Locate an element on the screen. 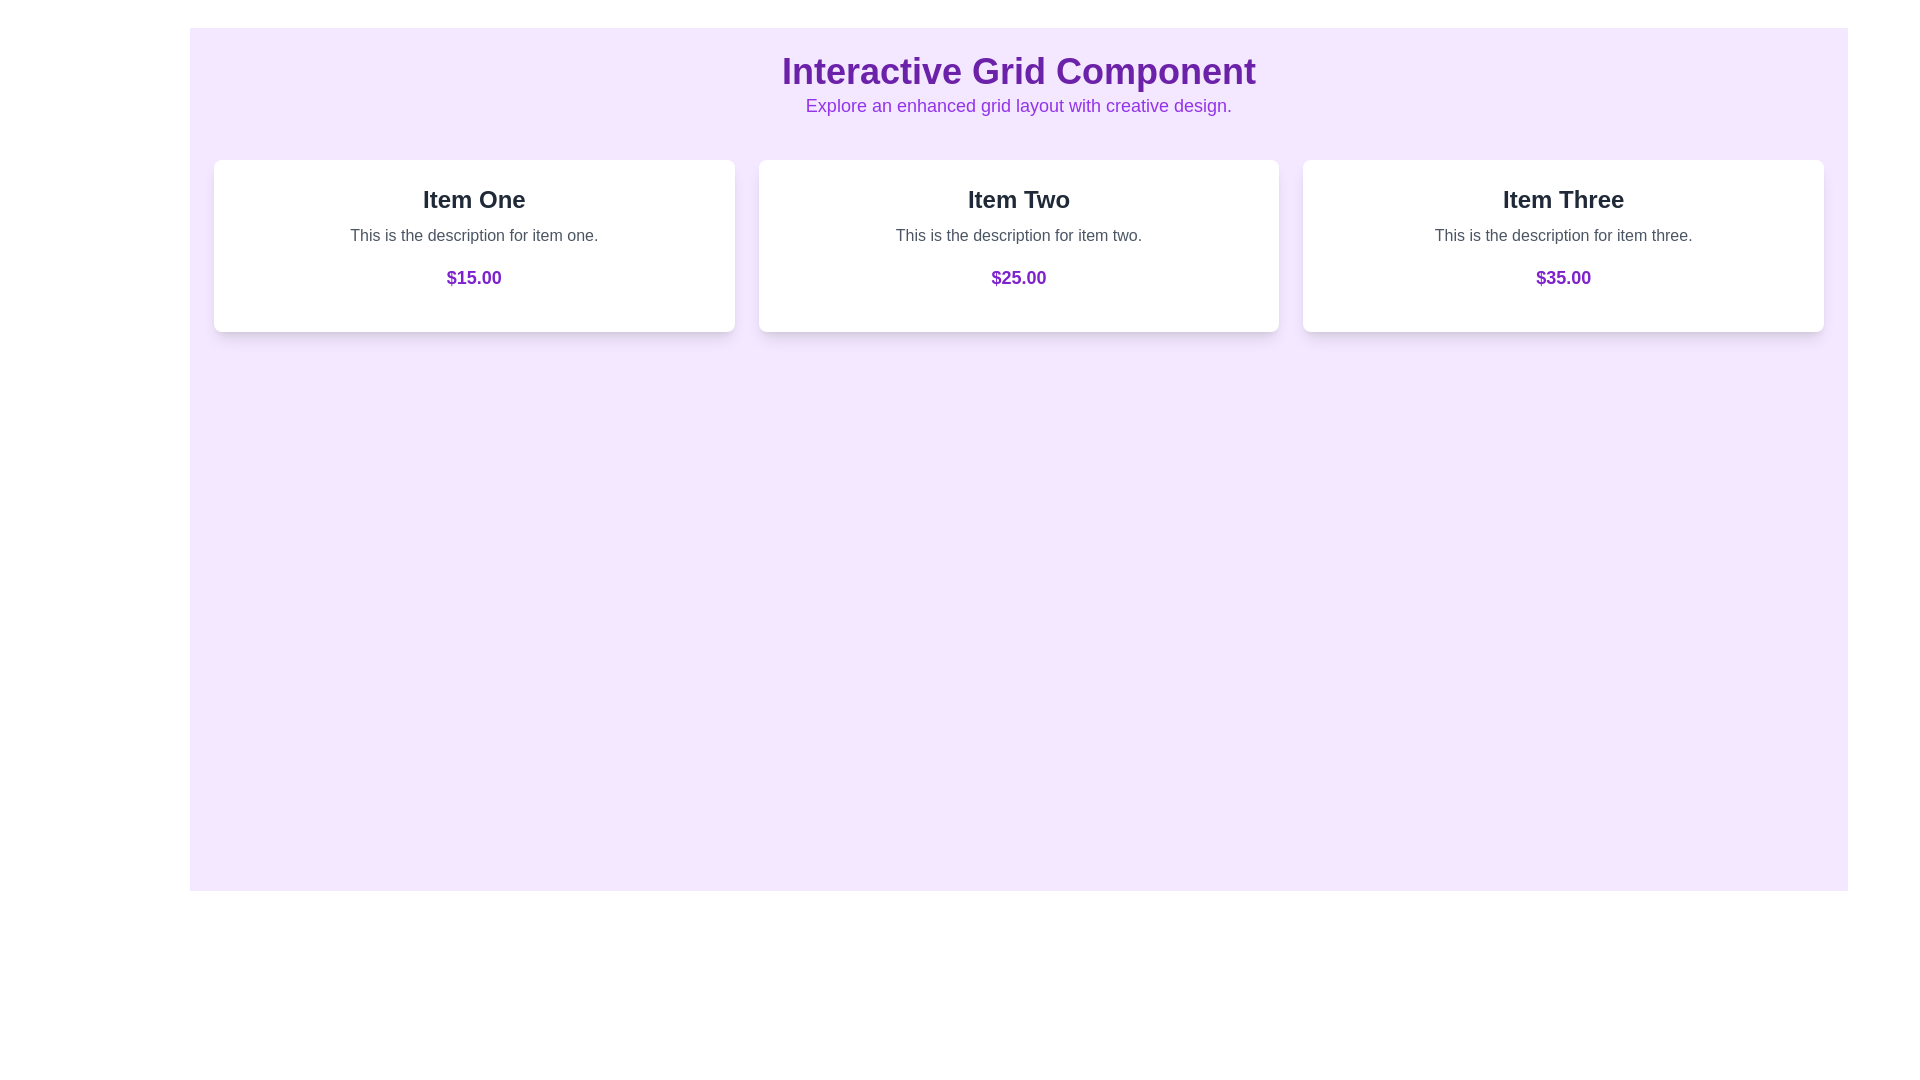 This screenshot has width=1920, height=1080. price displayed in the text label located at the bottom section of the third card labeled 'Item Three', which is directly beneath the item description text is located at coordinates (1562, 277).